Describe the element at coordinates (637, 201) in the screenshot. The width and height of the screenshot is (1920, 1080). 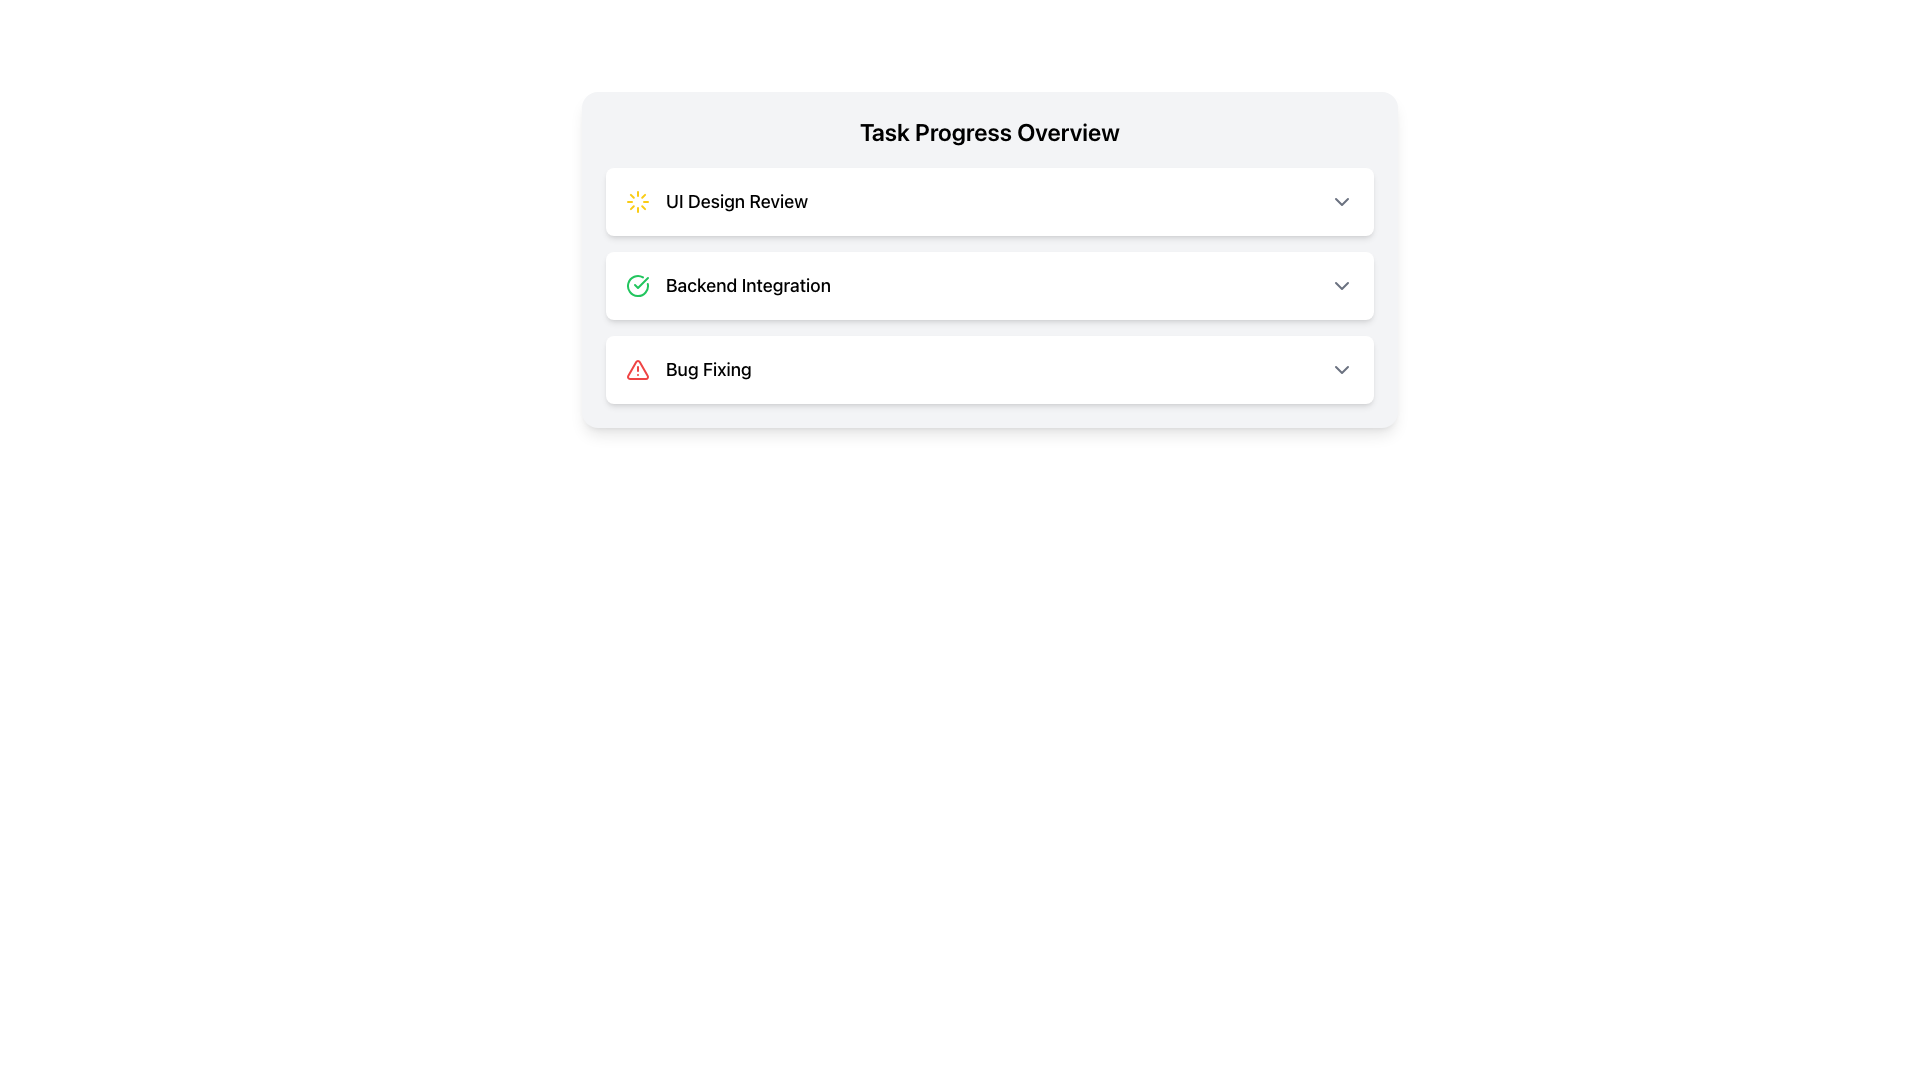
I see `the Loader icon located to the left of the 'UI Design Review' text in the topmost row of the task list within the 'Task Progress Overview' section` at that location.